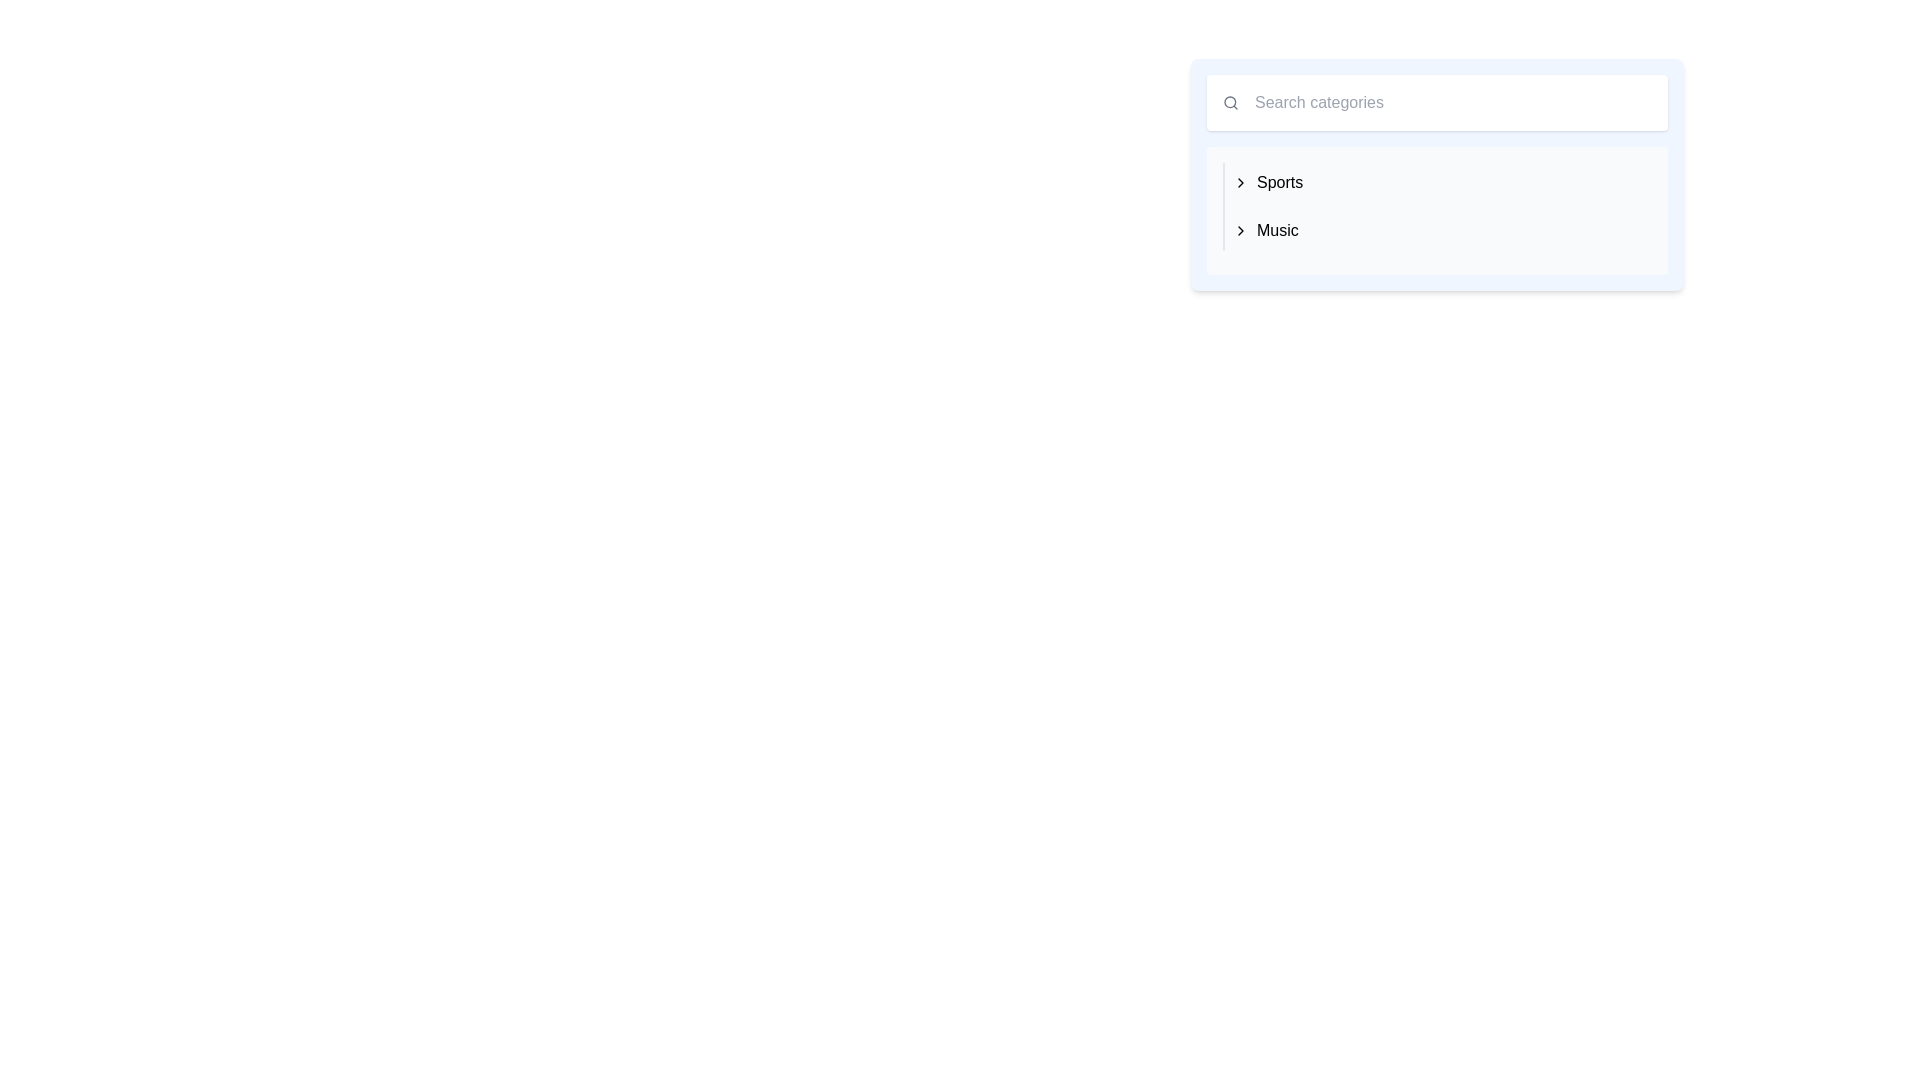  What do you see at coordinates (1267, 182) in the screenshot?
I see `the 'Sports' menu item` at bounding box center [1267, 182].